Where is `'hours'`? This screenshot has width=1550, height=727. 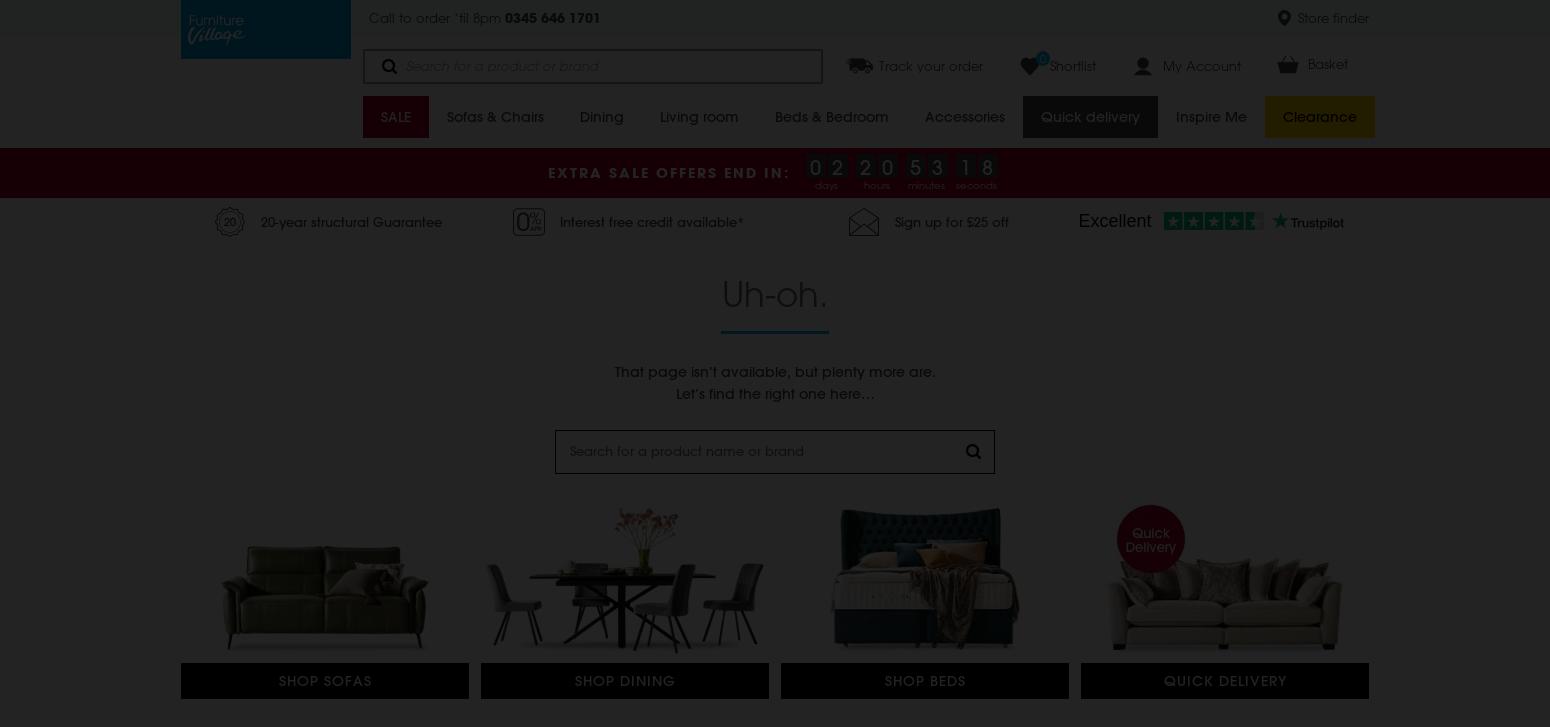
'hours' is located at coordinates (876, 185).